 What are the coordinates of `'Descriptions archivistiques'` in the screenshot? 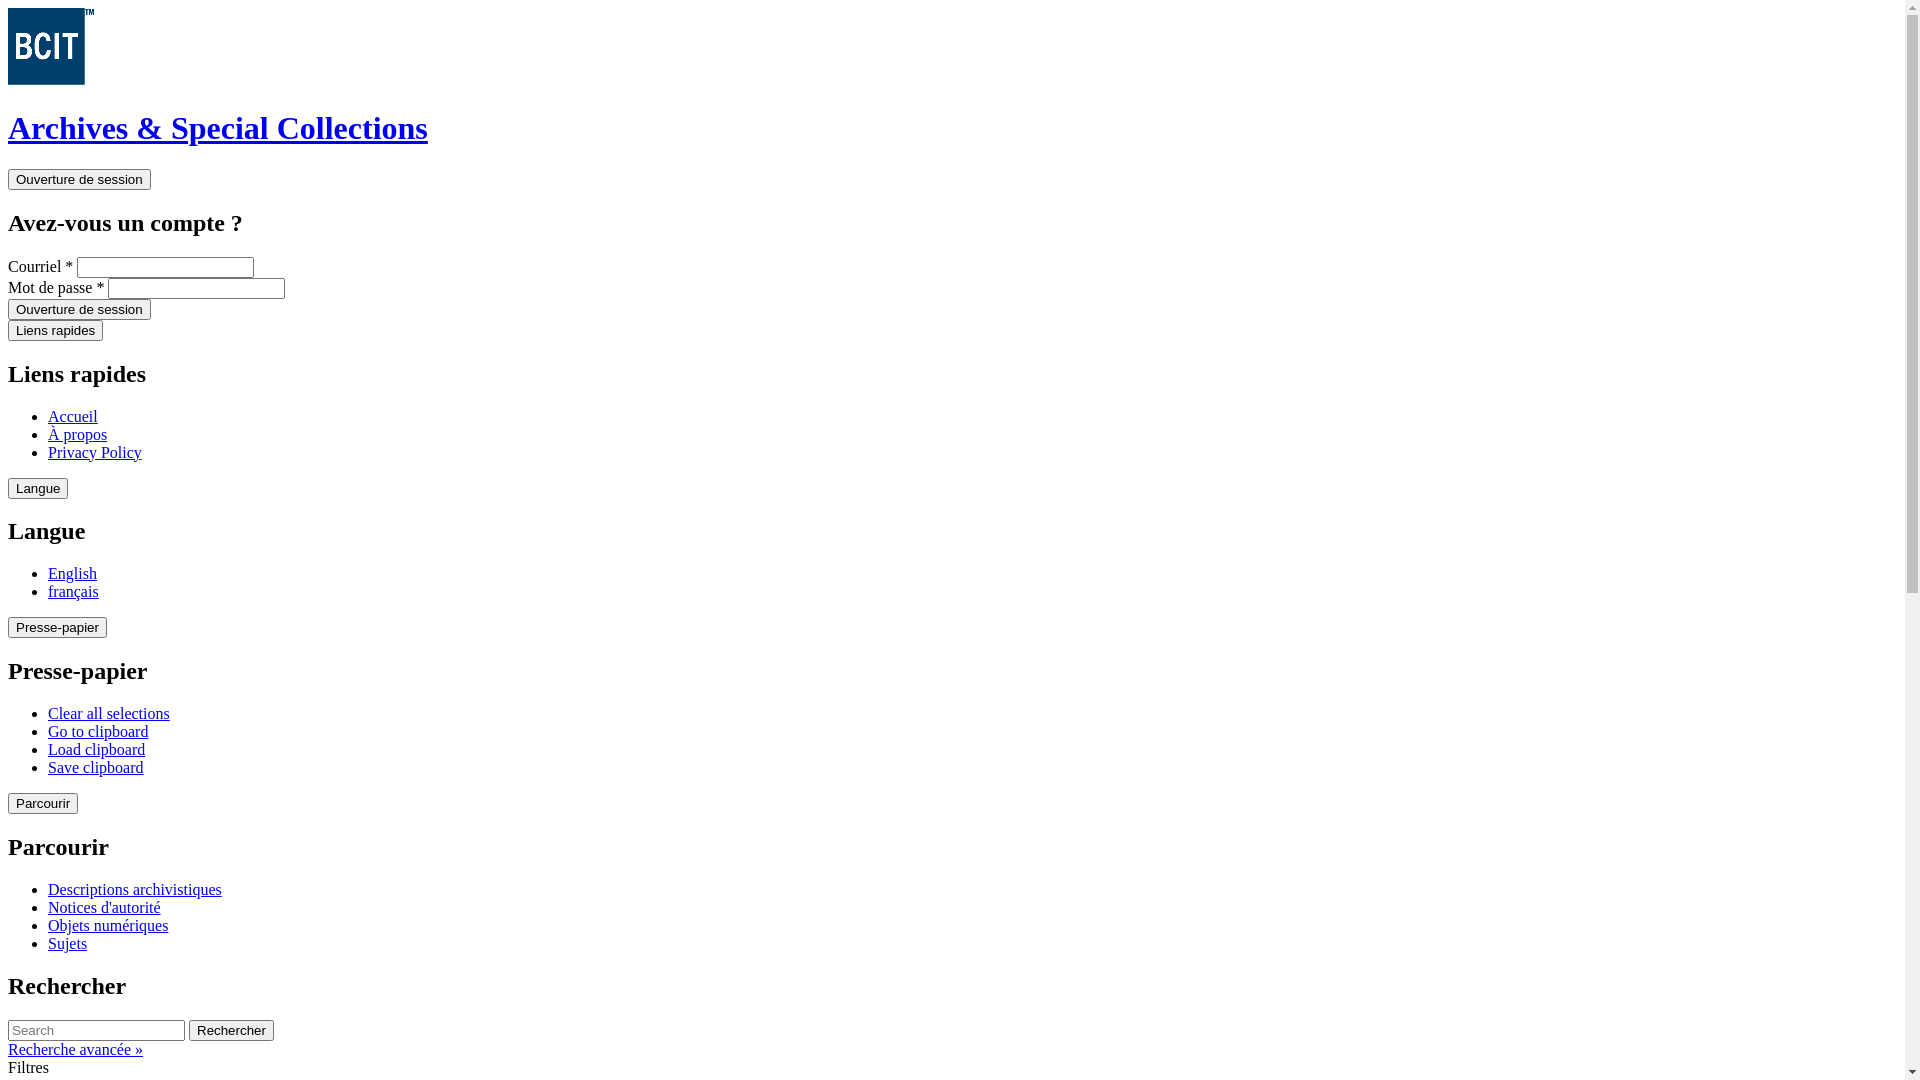 It's located at (133, 888).